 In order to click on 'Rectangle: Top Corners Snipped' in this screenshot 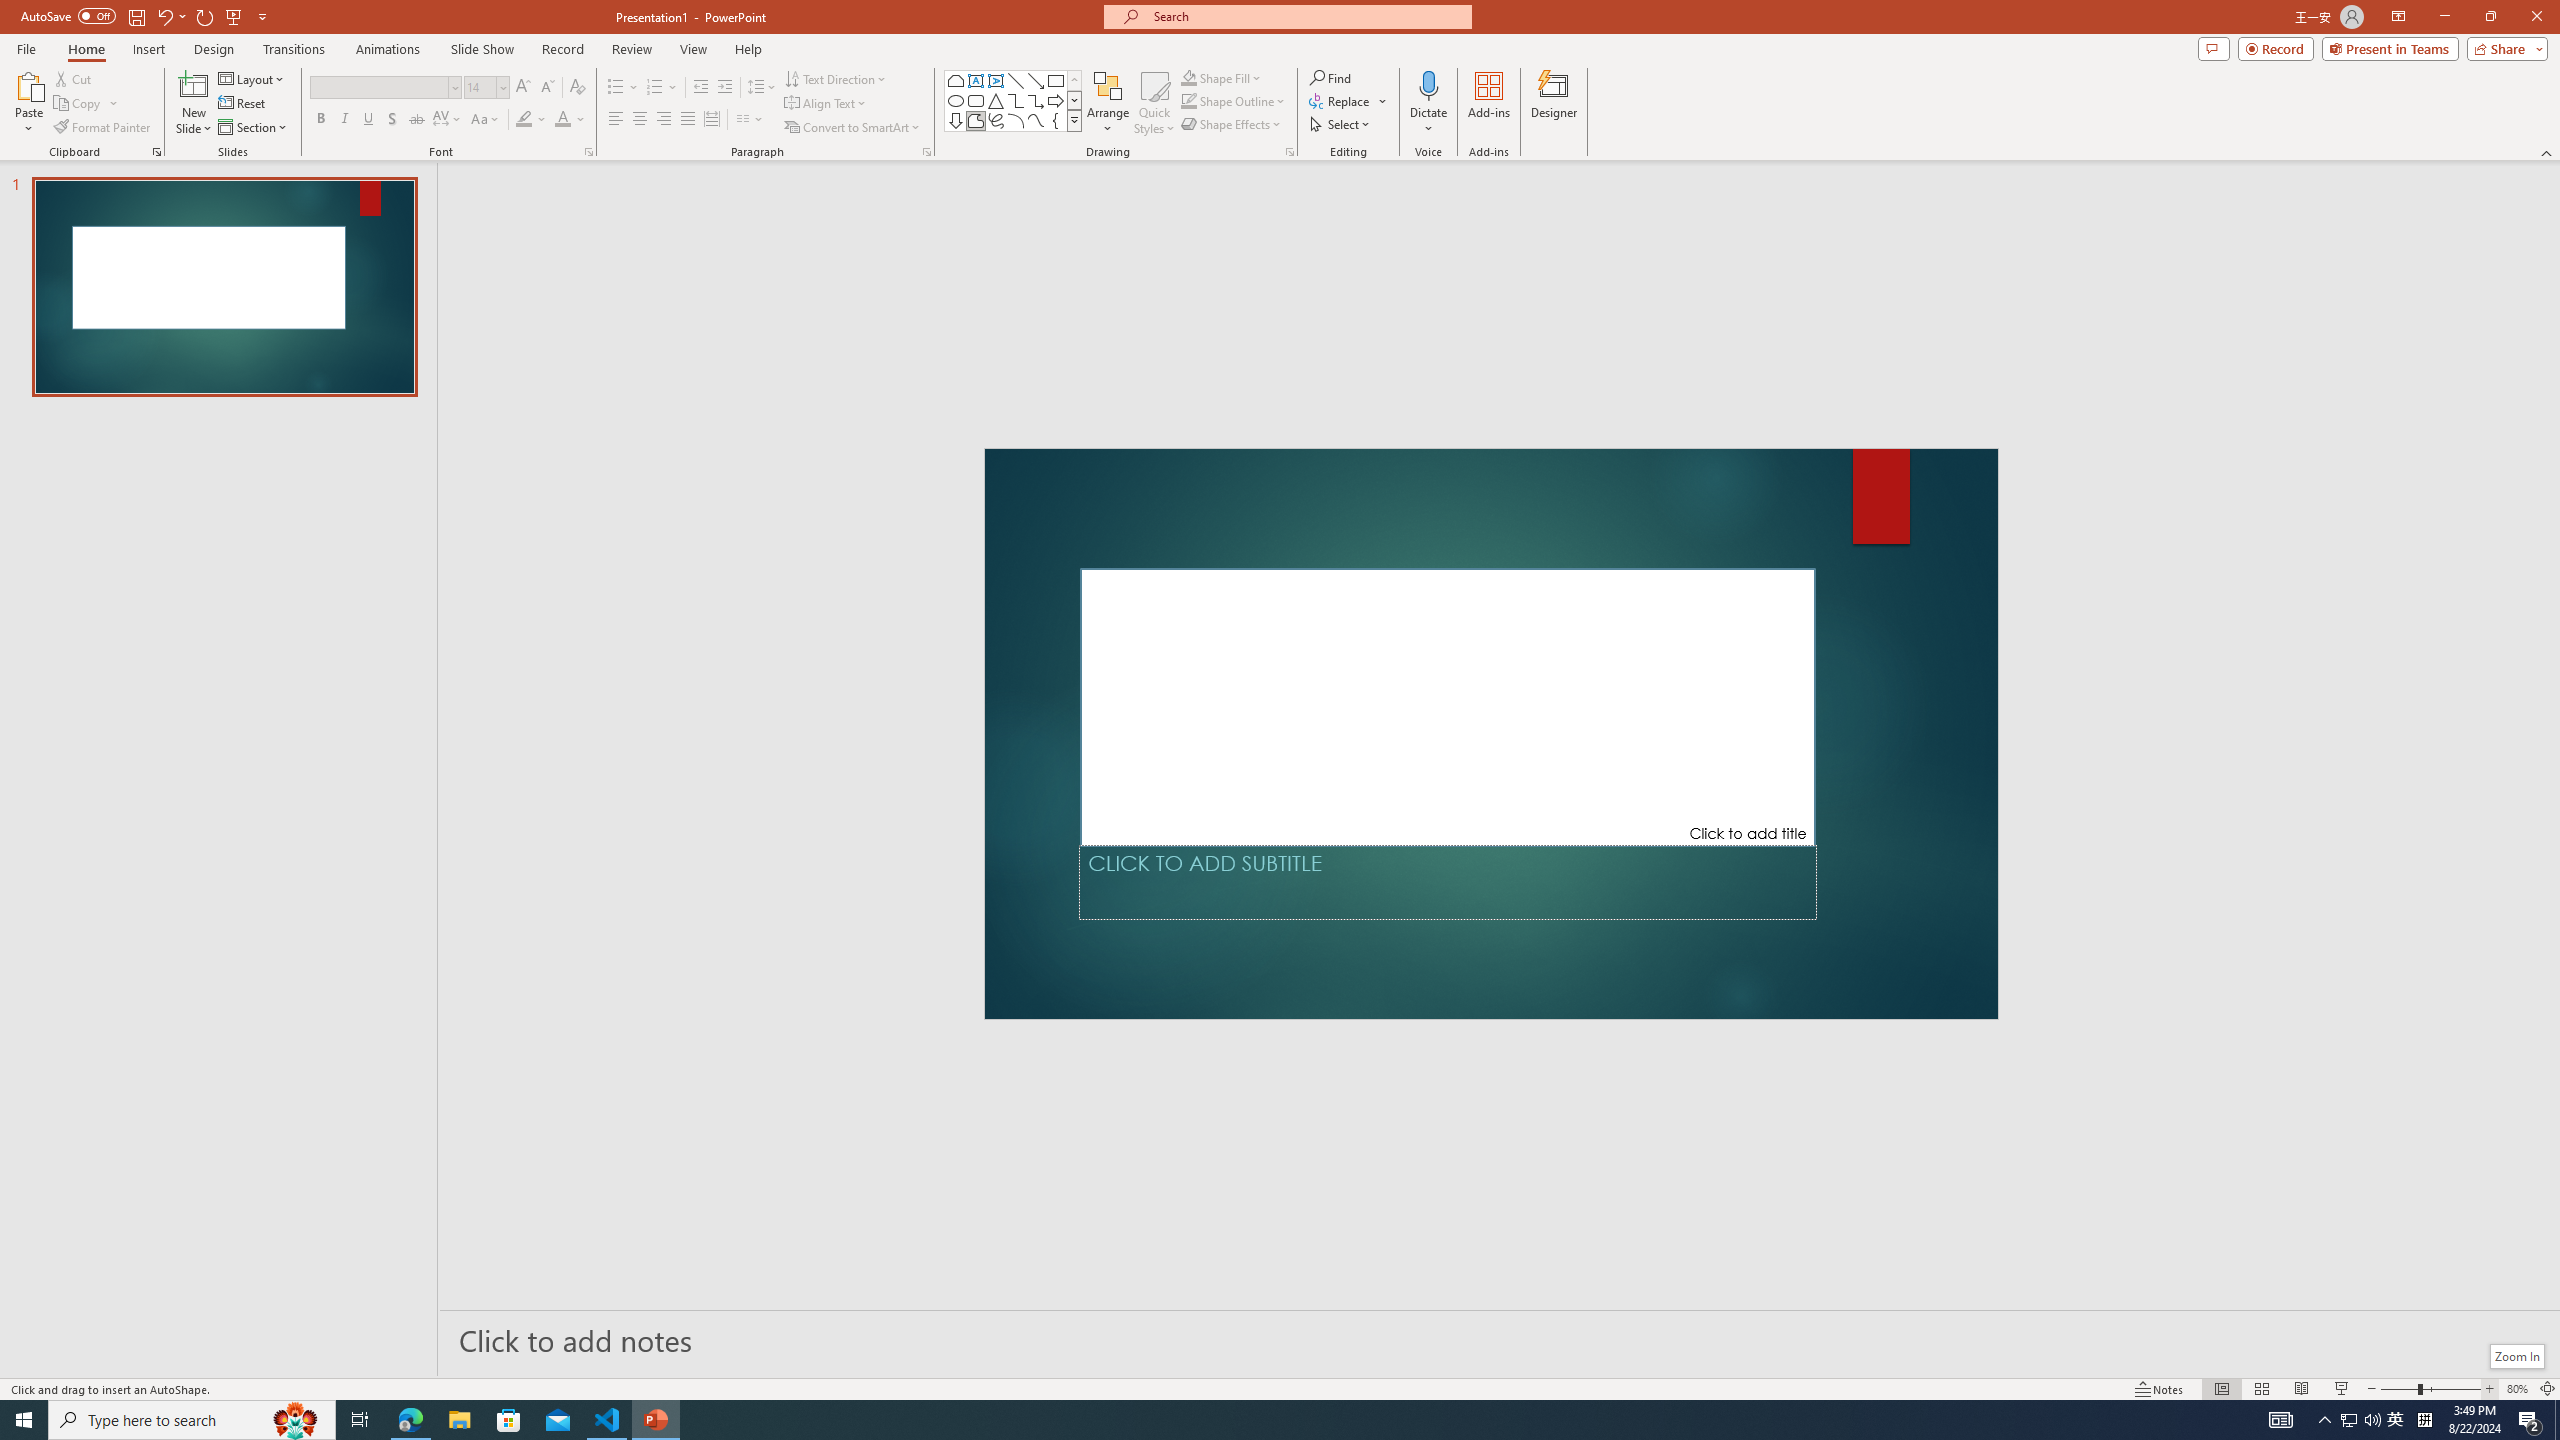, I will do `click(955, 80)`.